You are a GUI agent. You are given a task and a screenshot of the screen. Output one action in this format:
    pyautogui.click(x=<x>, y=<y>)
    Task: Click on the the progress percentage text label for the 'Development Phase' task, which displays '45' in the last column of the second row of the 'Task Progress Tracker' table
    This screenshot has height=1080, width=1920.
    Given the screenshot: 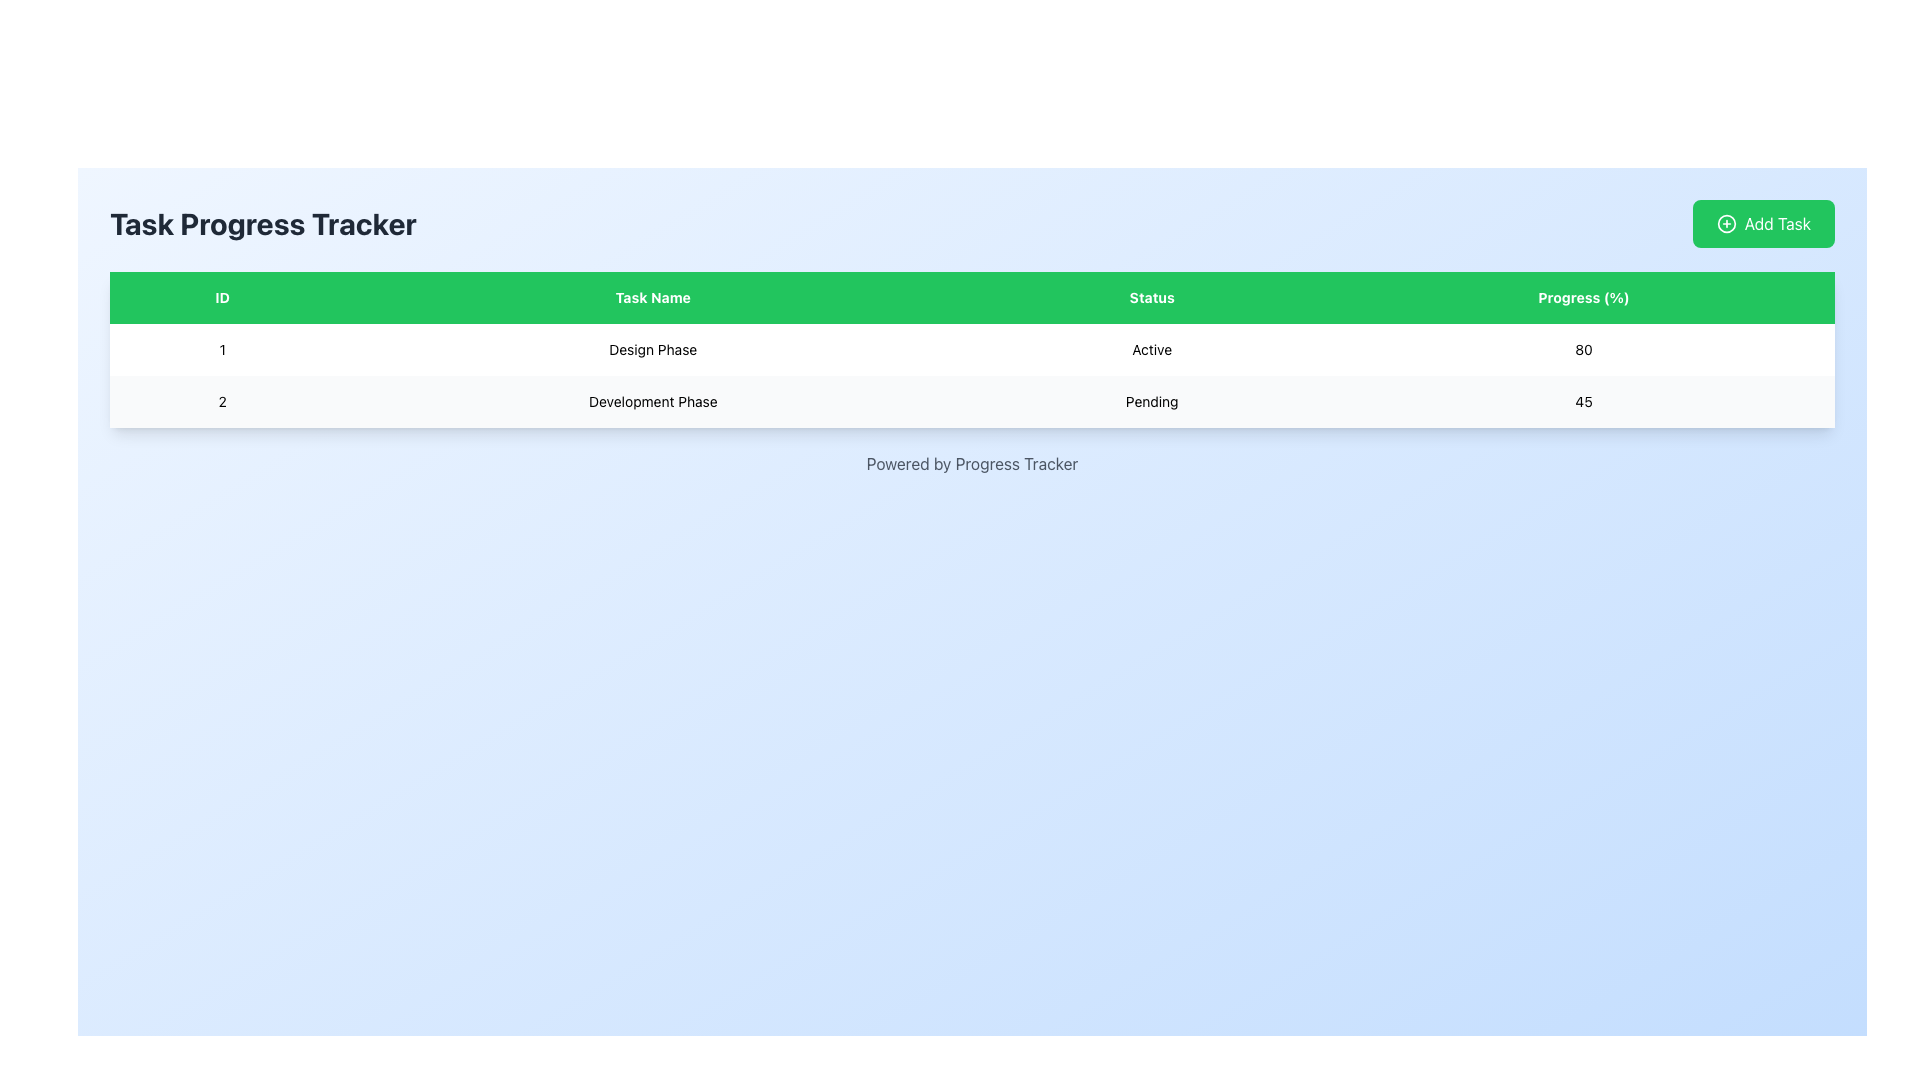 What is the action you would take?
    pyautogui.click(x=1583, y=401)
    